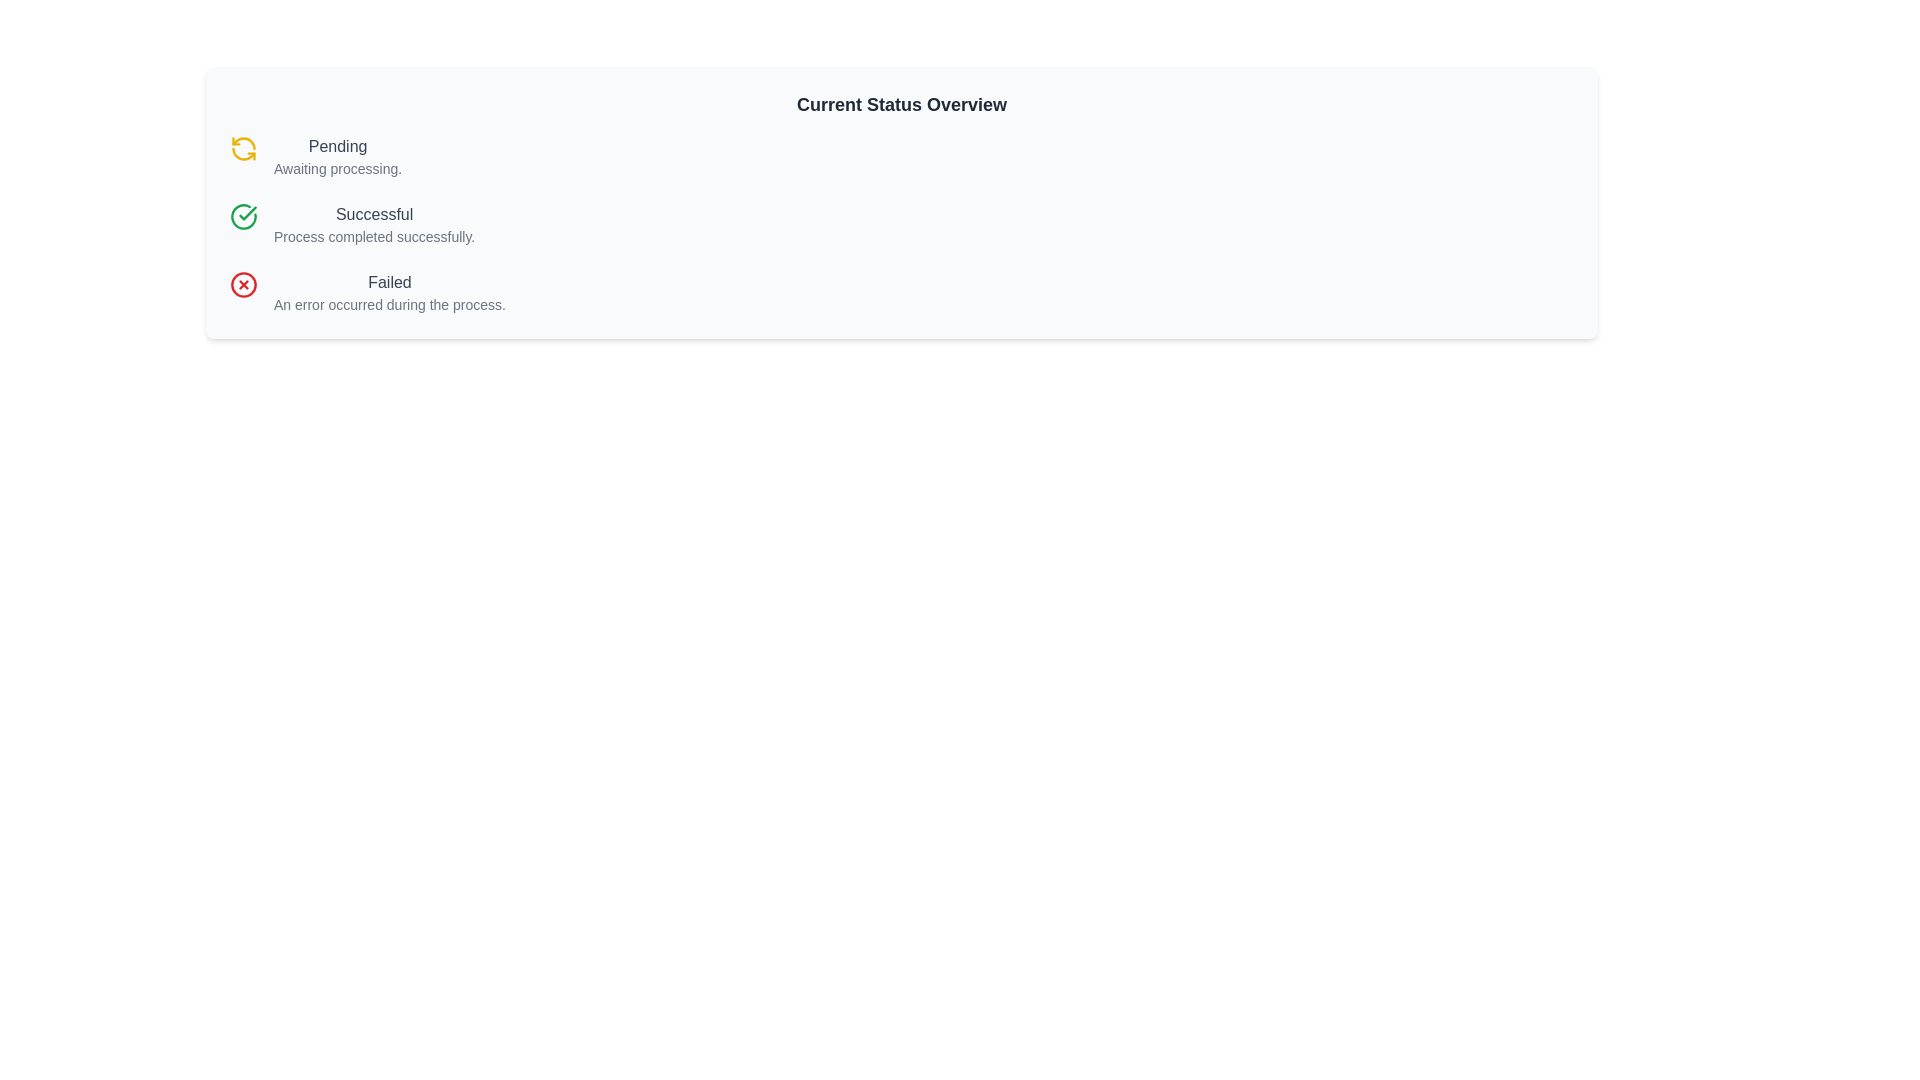 The image size is (1920, 1080). What do you see at coordinates (243, 148) in the screenshot?
I see `the refresh icon with a circular arrow design, which is yellow and located to the left of the text 'Pending' in the status overview` at bounding box center [243, 148].